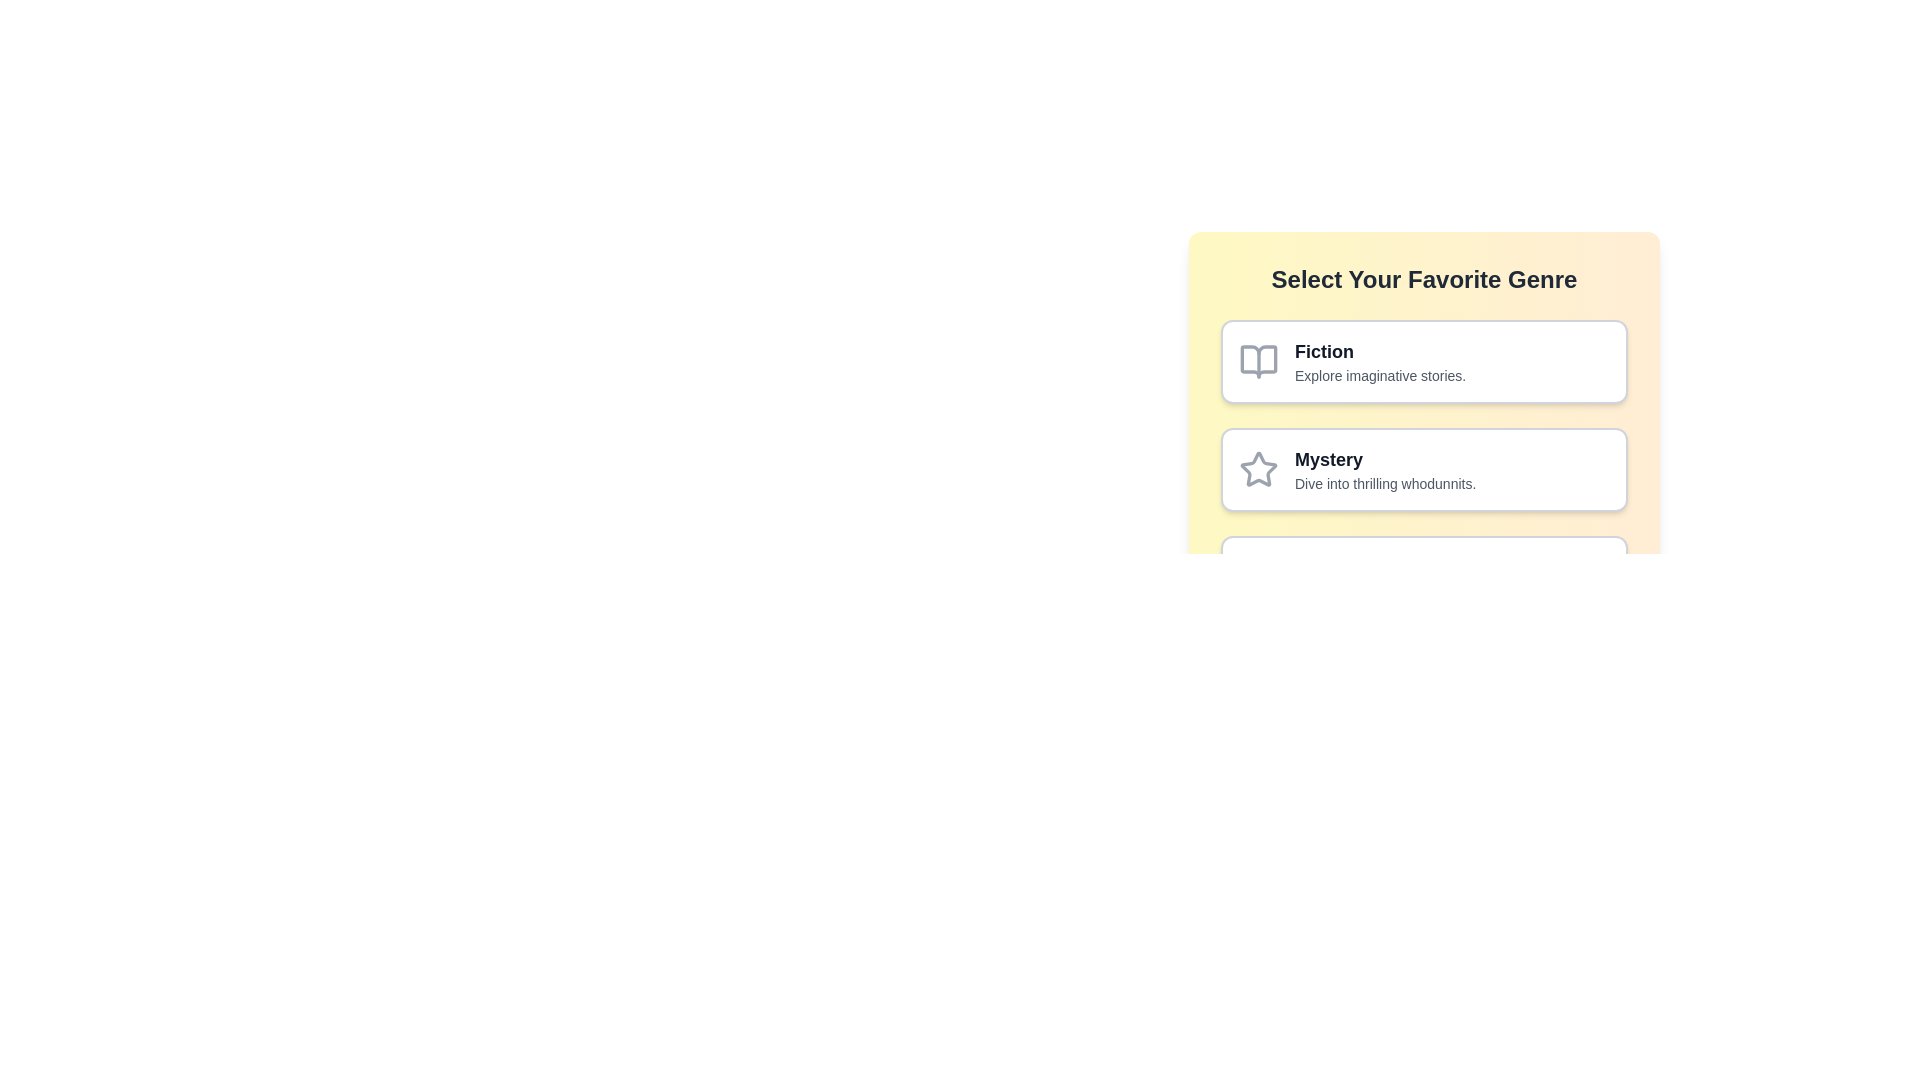 This screenshot has width=1920, height=1080. I want to click on the gray text label reading 'Explore imaginative stories.' located beneath the 'Fiction' heading in the genre selection list, so click(1379, 375).